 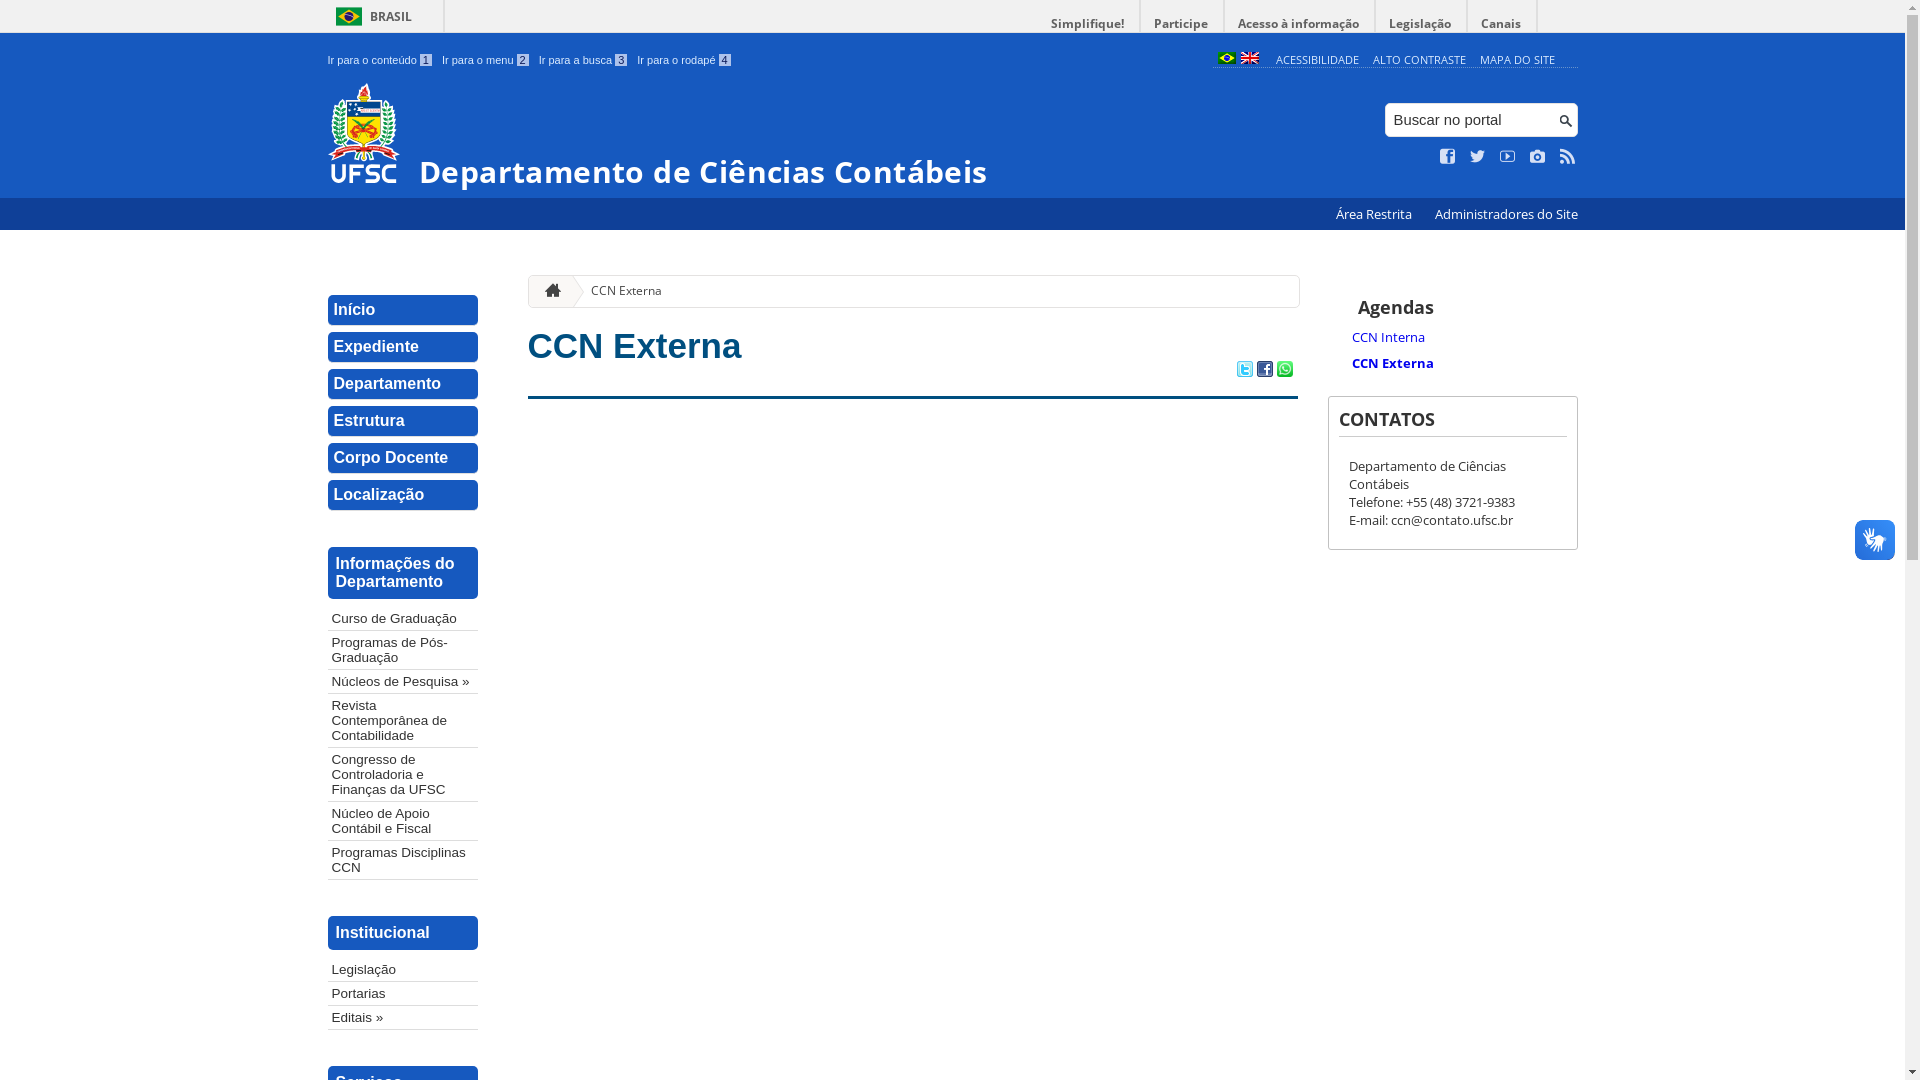 I want to click on 'Participe', so click(x=1180, y=23).